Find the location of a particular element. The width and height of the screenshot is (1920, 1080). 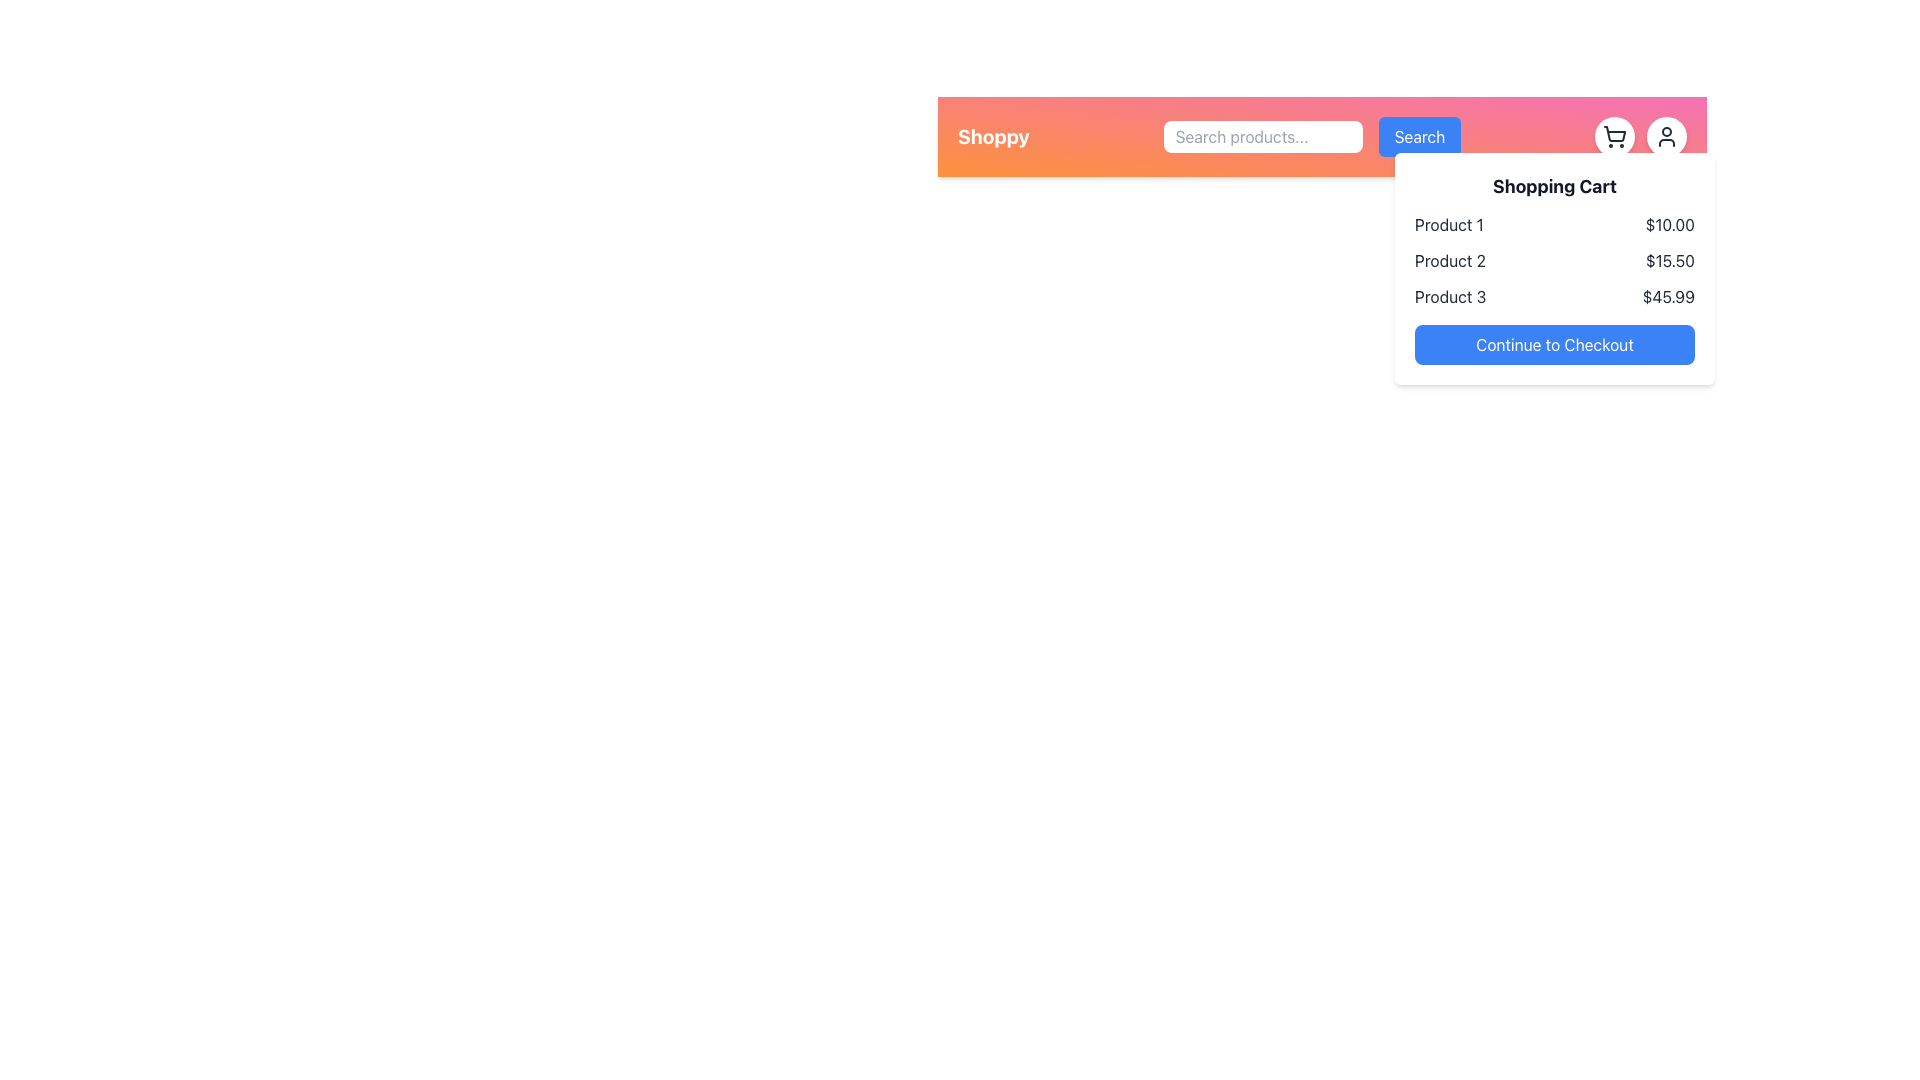

the shopping cart button located near the top-right corner of the navigation bar is located at coordinates (1614, 136).